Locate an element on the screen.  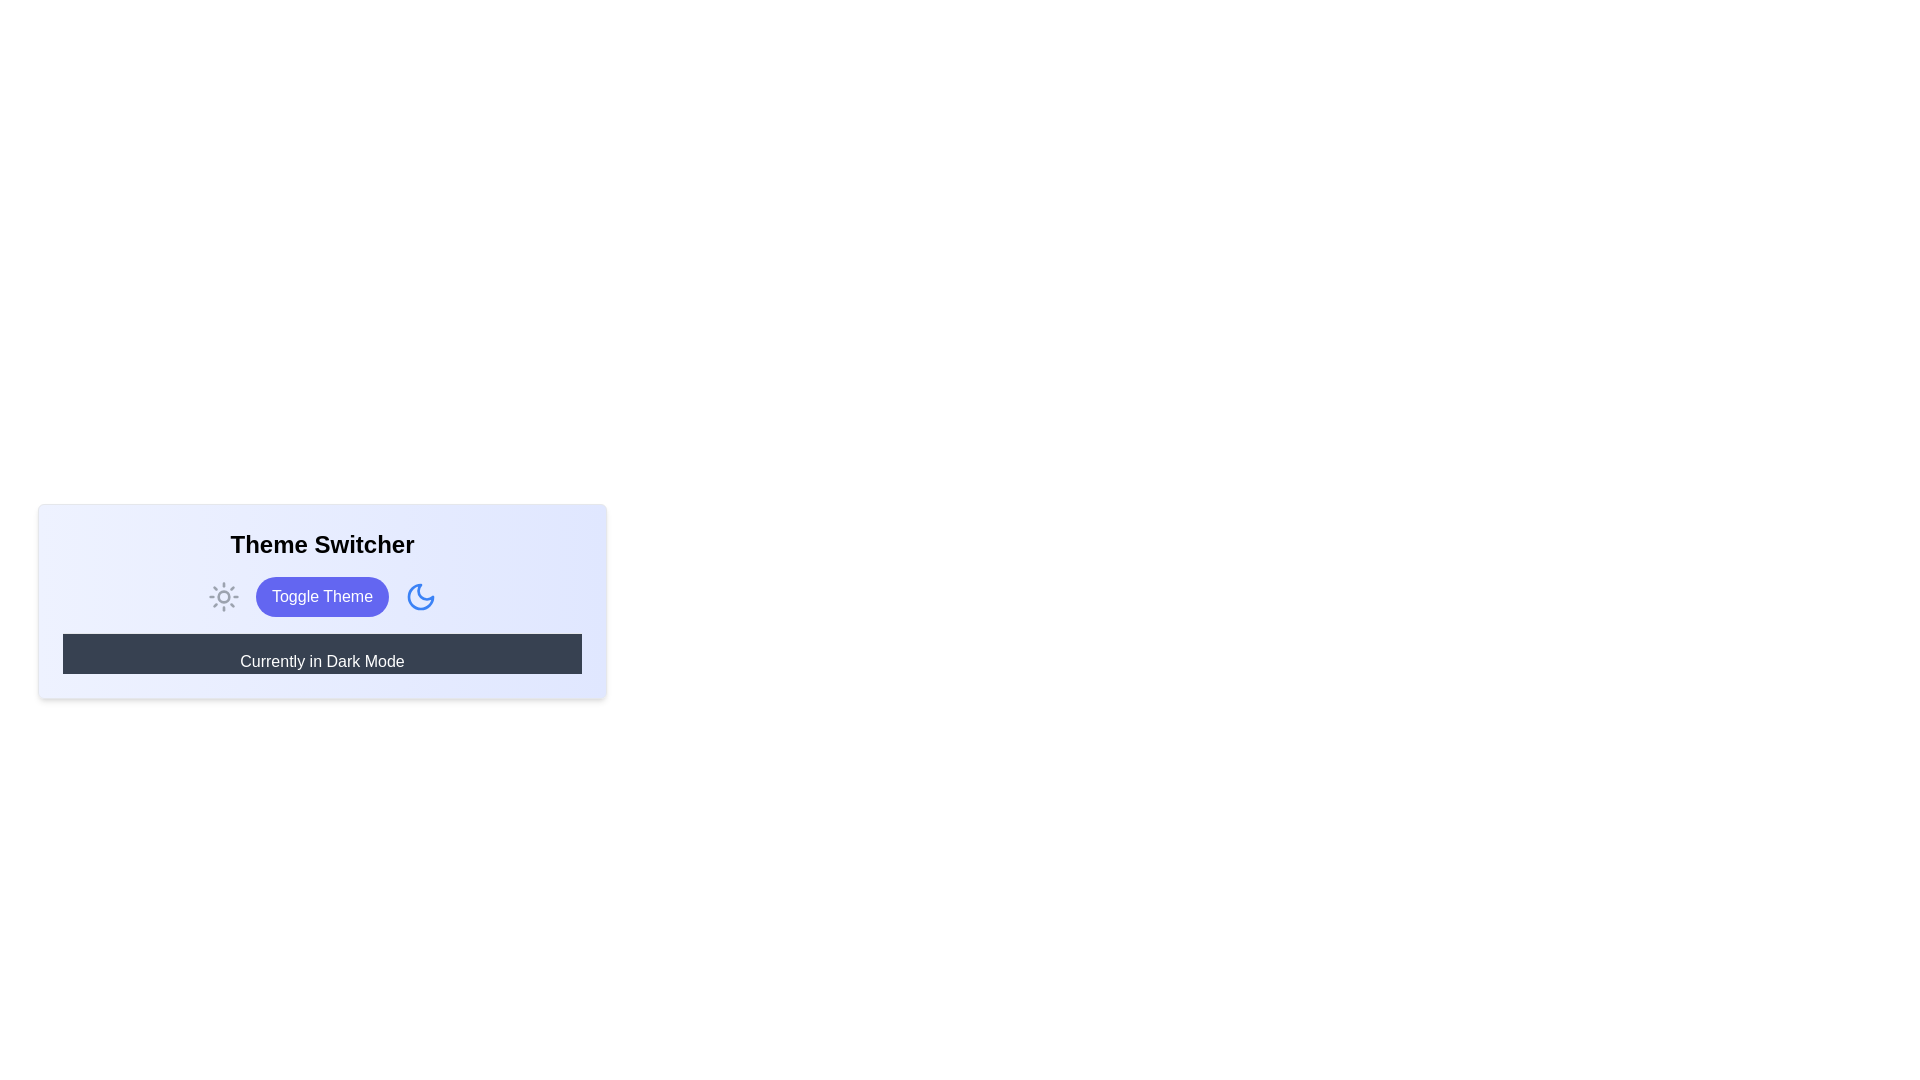
the sun icon's circular element within the theme toggler interface, which visually represents the 'light mode' theme is located at coordinates (223, 596).